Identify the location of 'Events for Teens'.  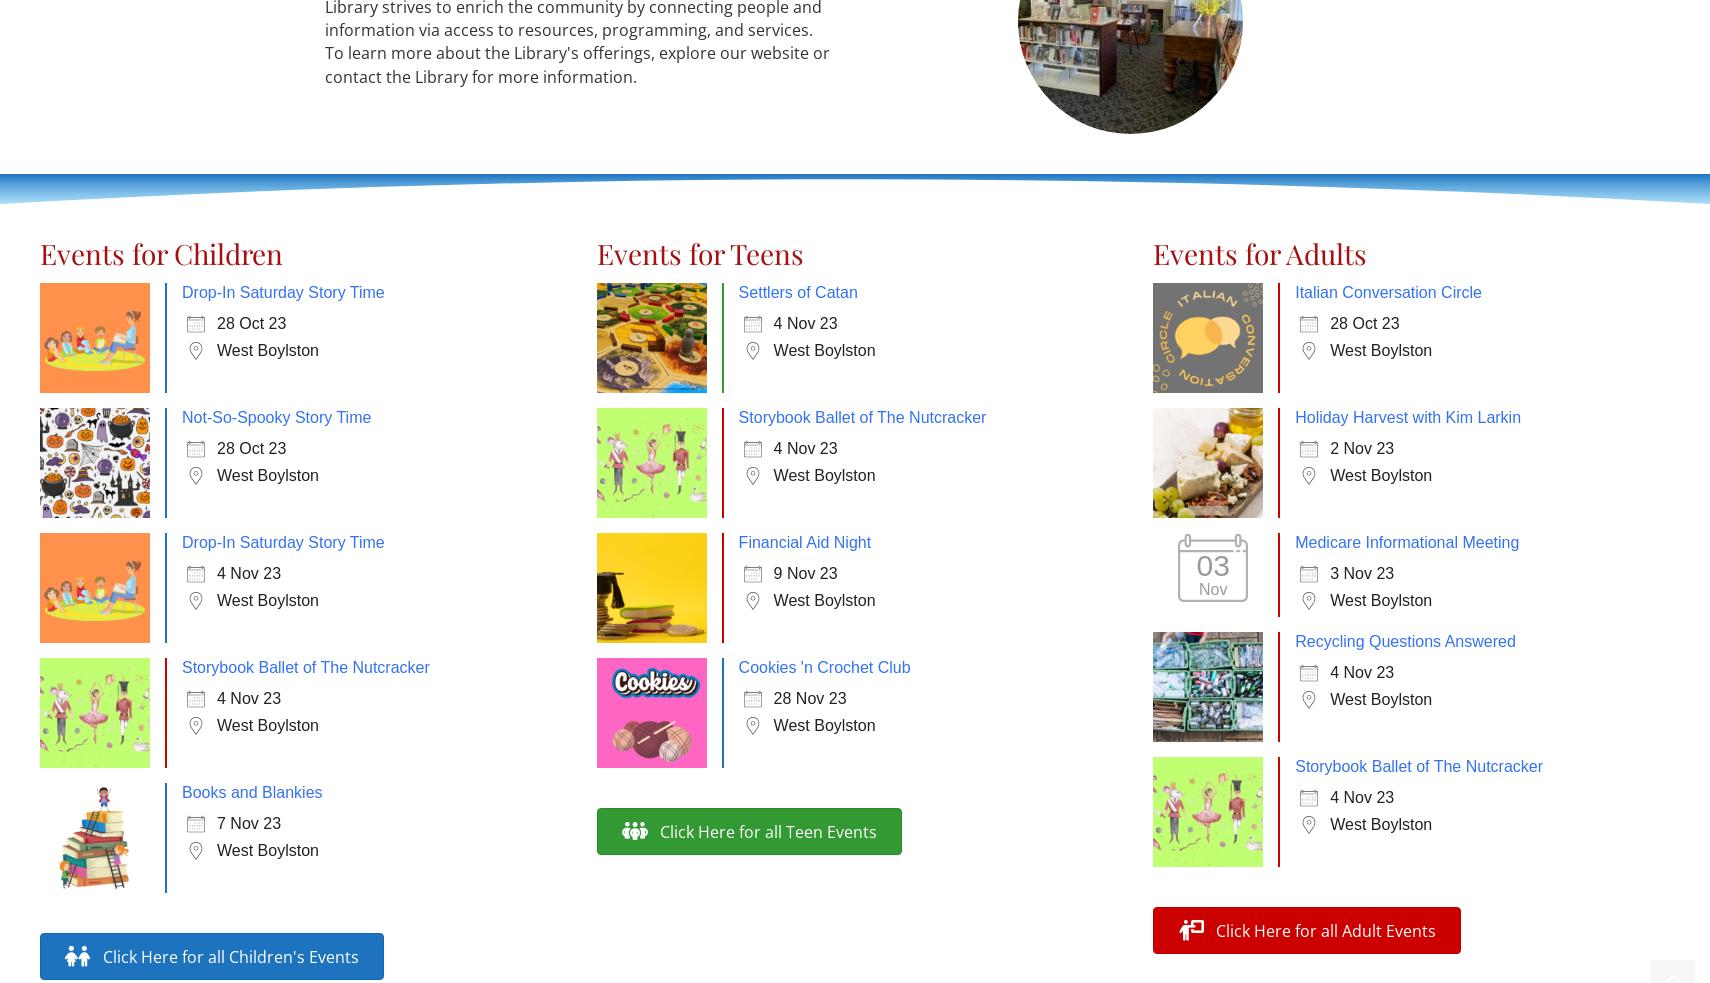
(699, 253).